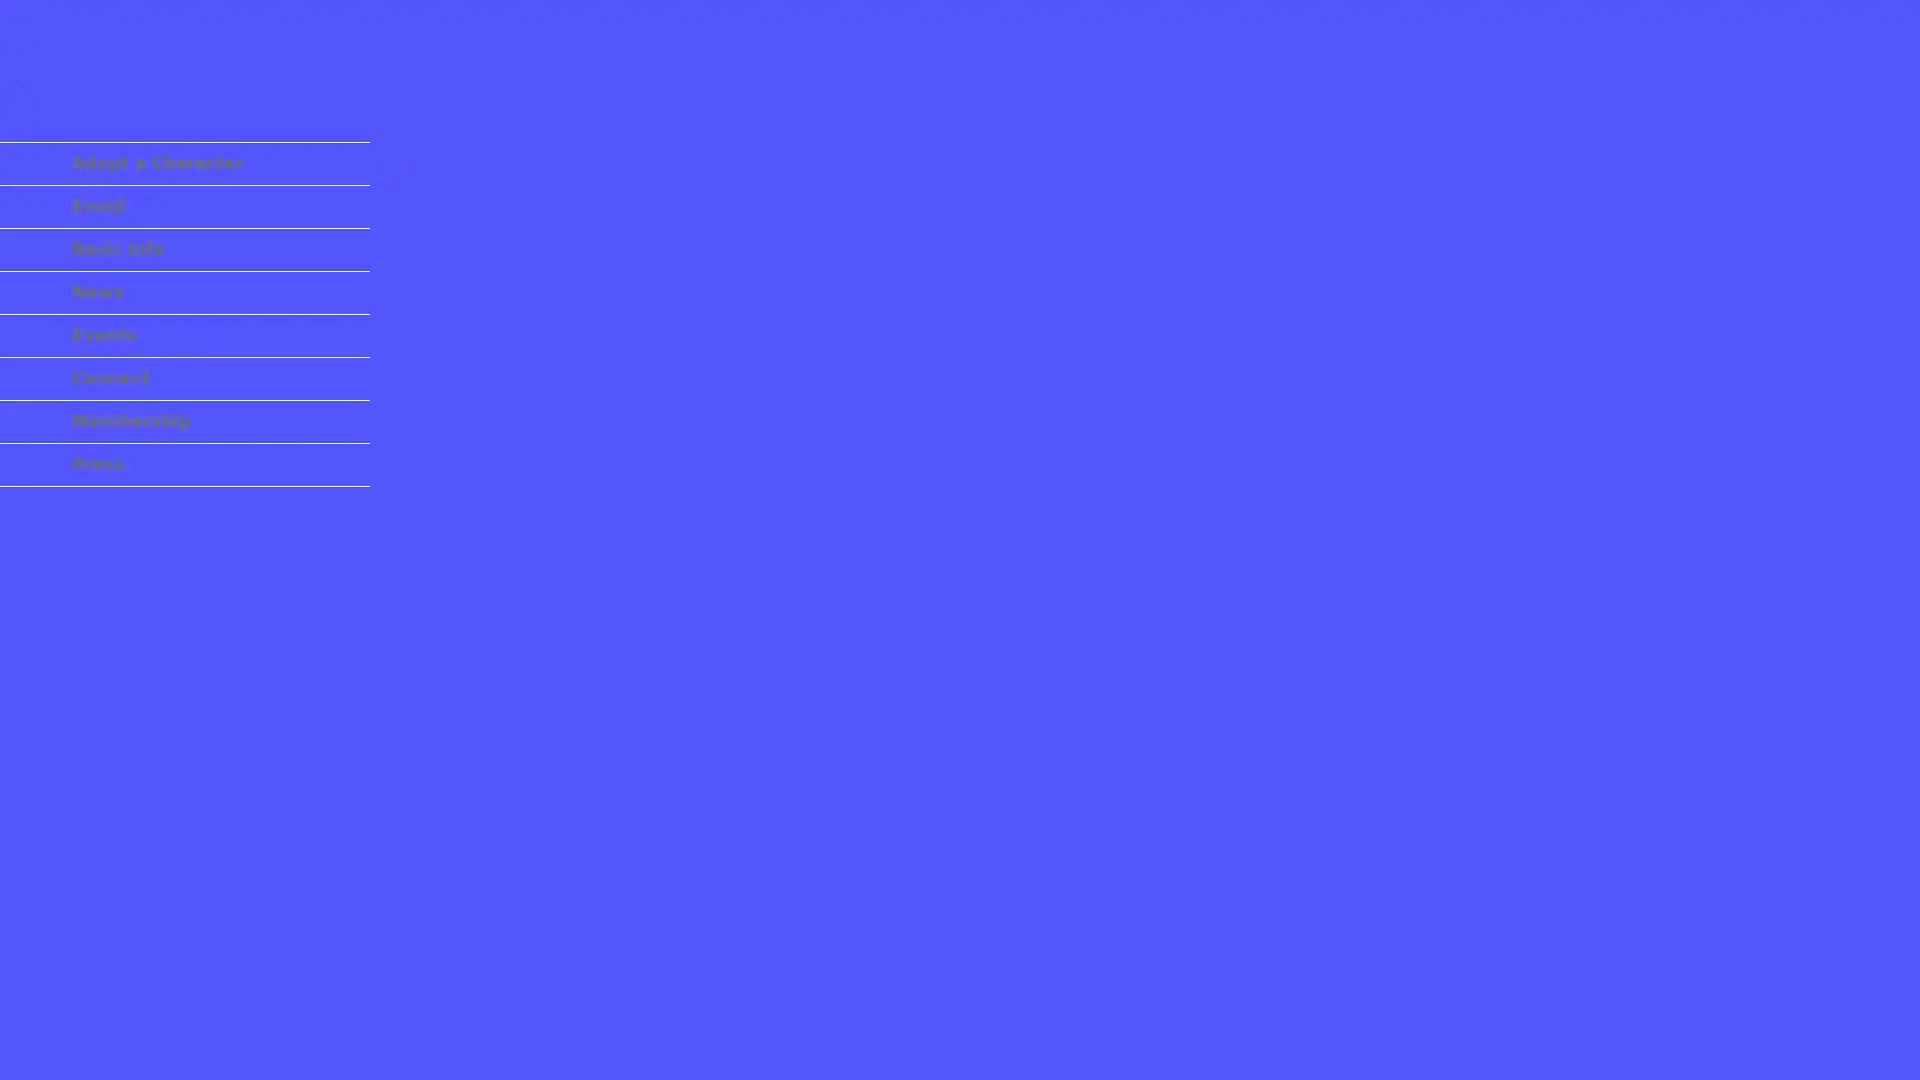 The image size is (1920, 1080). What do you see at coordinates (1222, 226) in the screenshot?
I see `U+0937` at bounding box center [1222, 226].